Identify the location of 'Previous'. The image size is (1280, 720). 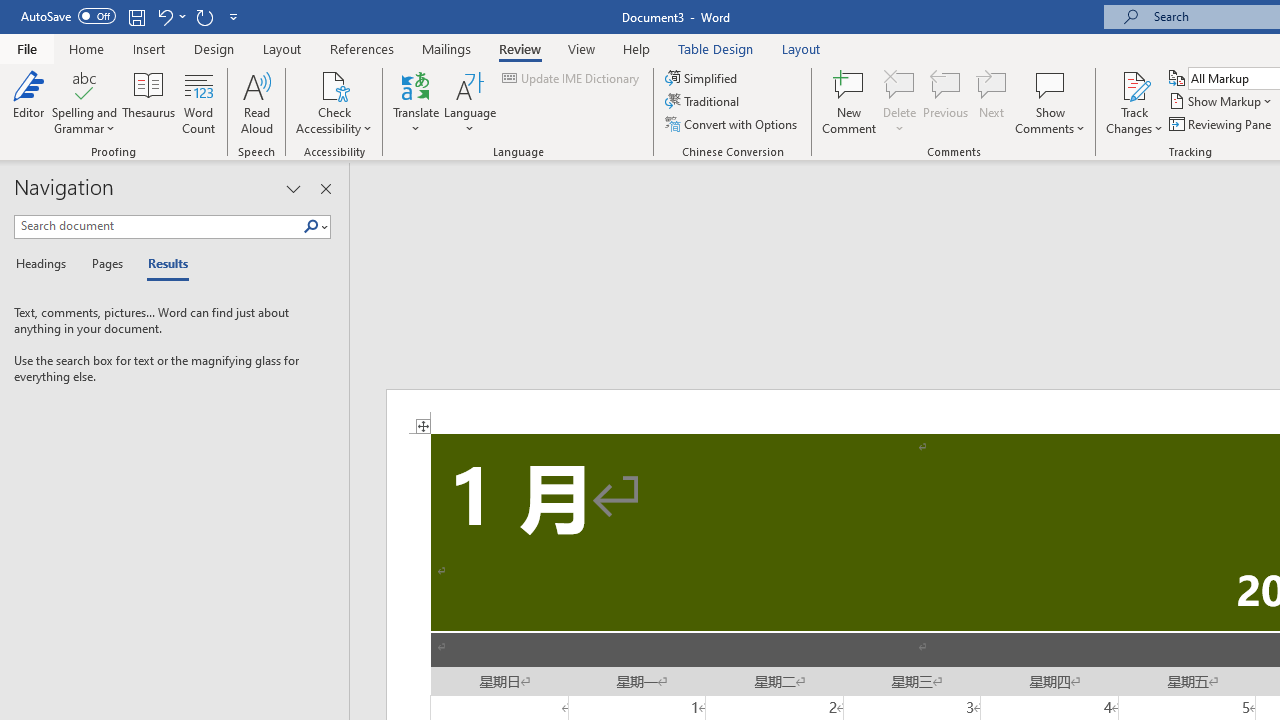
(945, 103).